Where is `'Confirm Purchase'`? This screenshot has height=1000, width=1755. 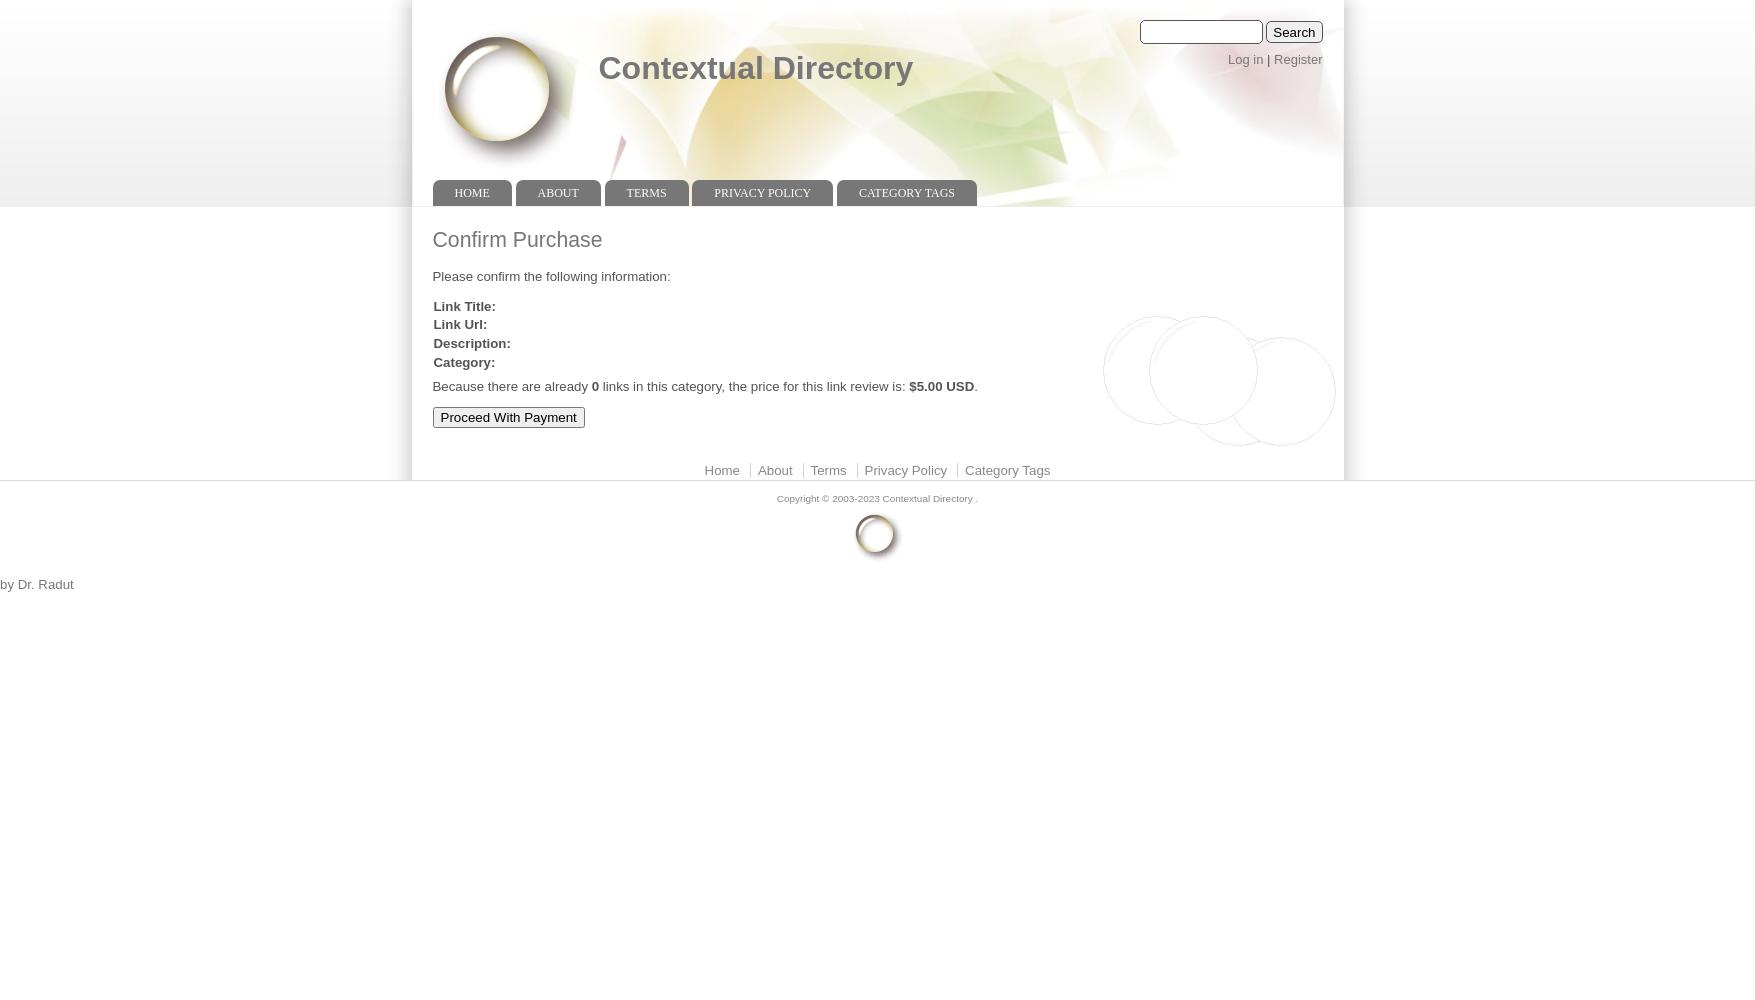
'Confirm Purchase' is located at coordinates (516, 238).